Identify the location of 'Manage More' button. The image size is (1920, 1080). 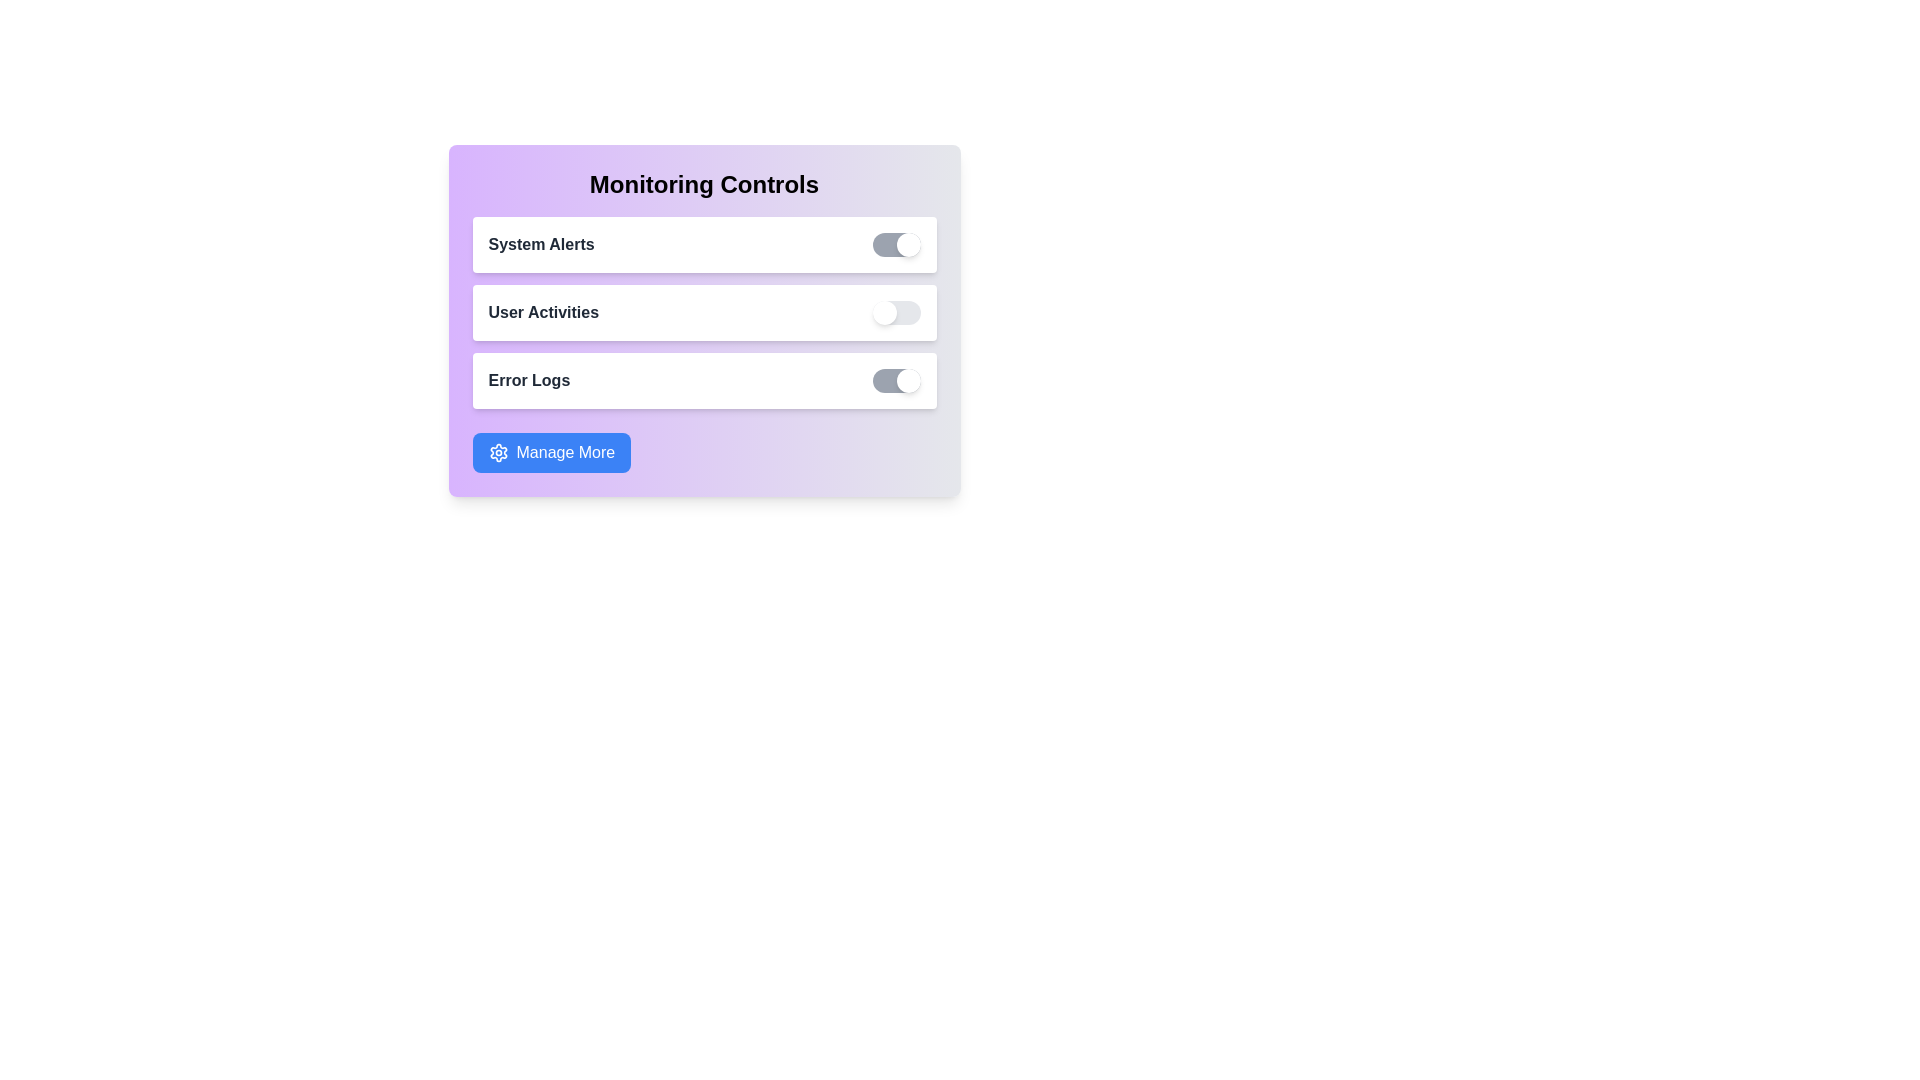
(551, 452).